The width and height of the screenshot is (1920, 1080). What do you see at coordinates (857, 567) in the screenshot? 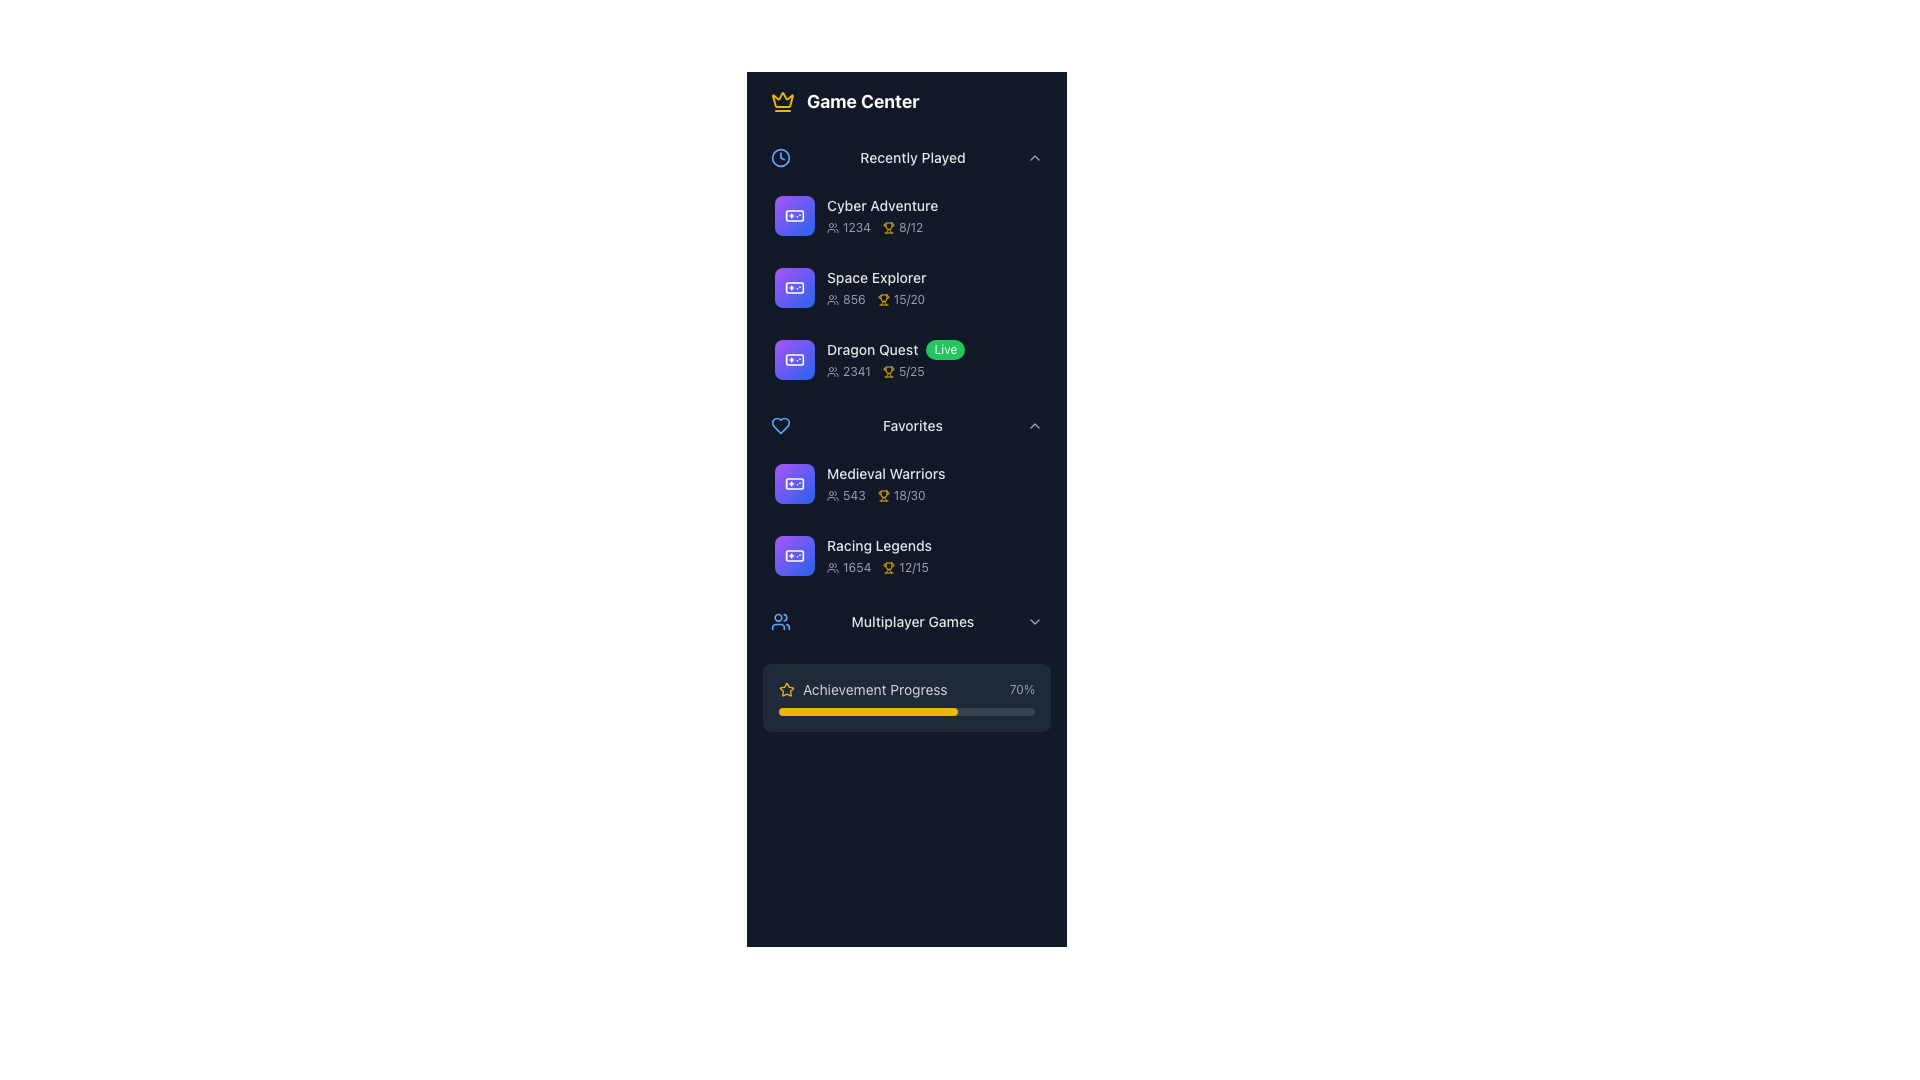
I see `the text displaying the number '1654' styled in a small gray font, located to the right of the user icon under the 'Racing Legends' item in the Favorites section` at bounding box center [857, 567].